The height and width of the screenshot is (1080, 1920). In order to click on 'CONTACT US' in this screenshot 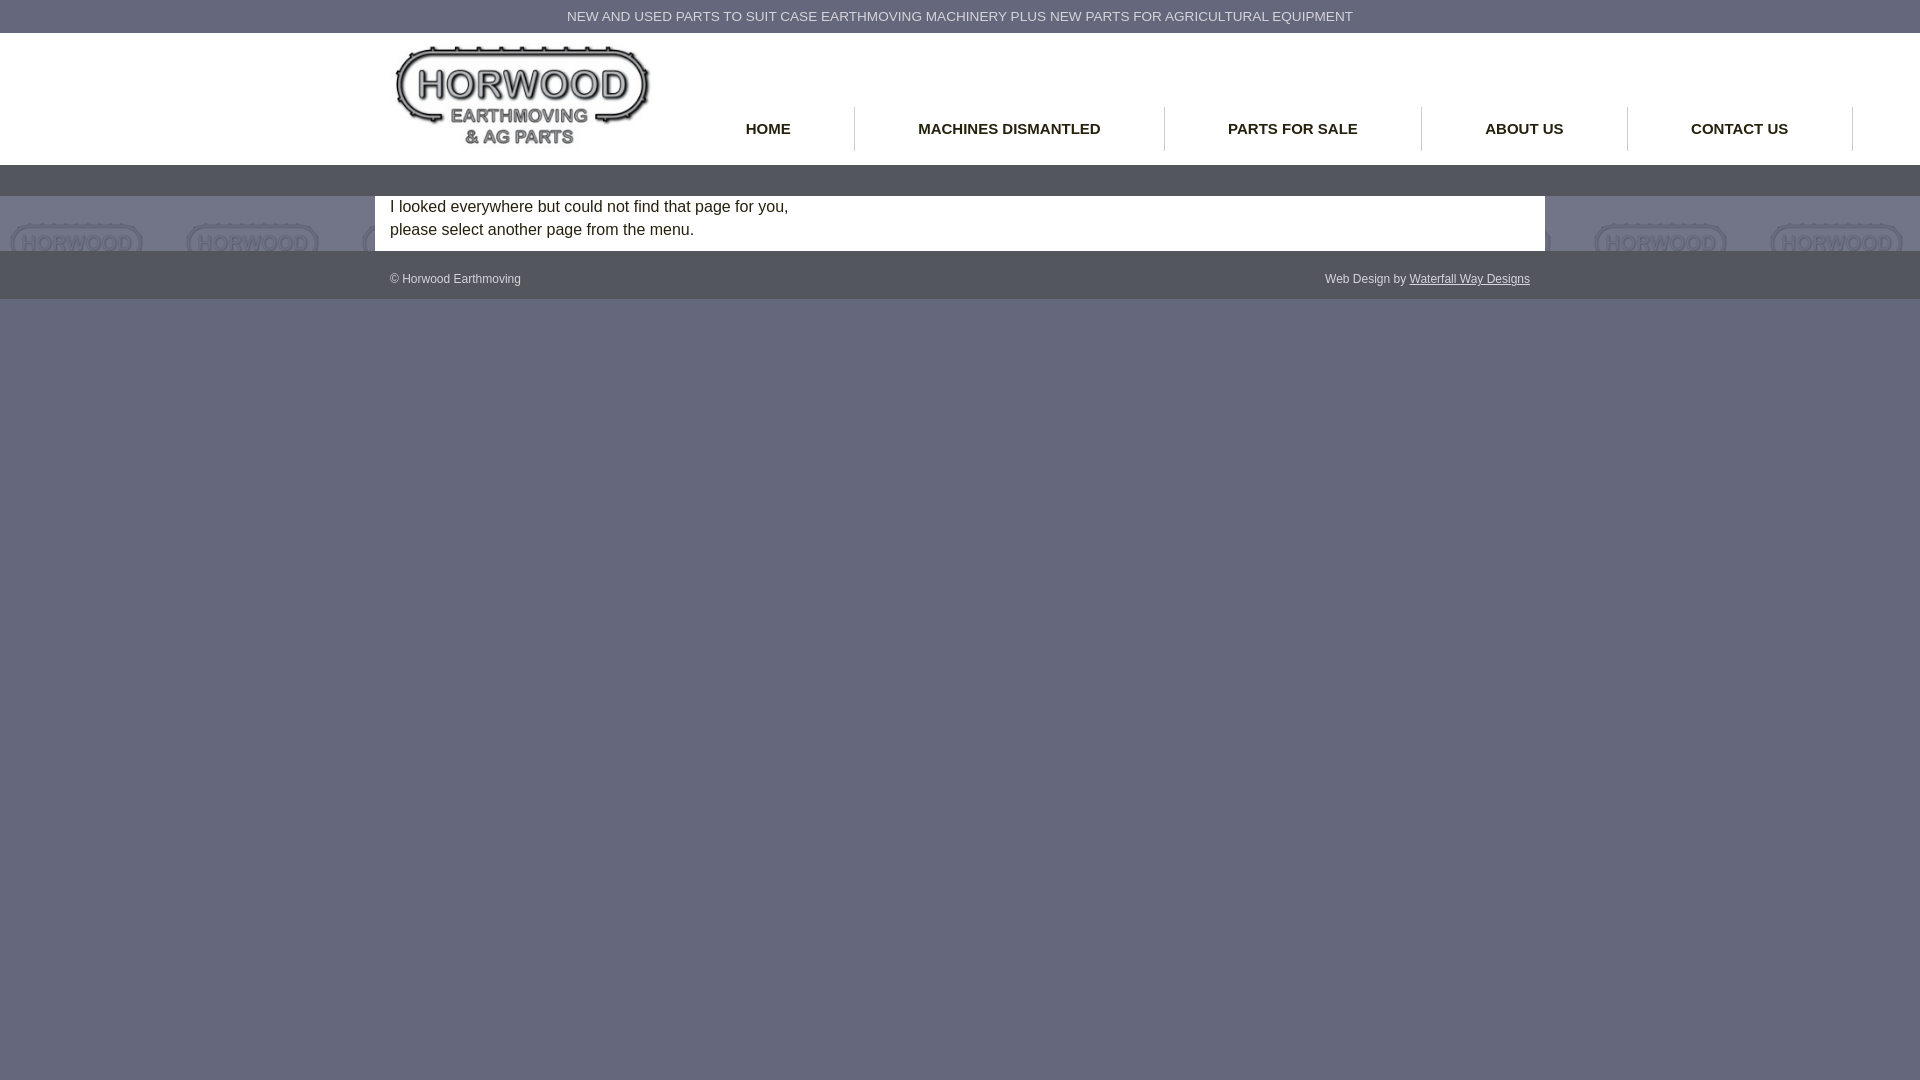, I will do `click(1739, 128)`.